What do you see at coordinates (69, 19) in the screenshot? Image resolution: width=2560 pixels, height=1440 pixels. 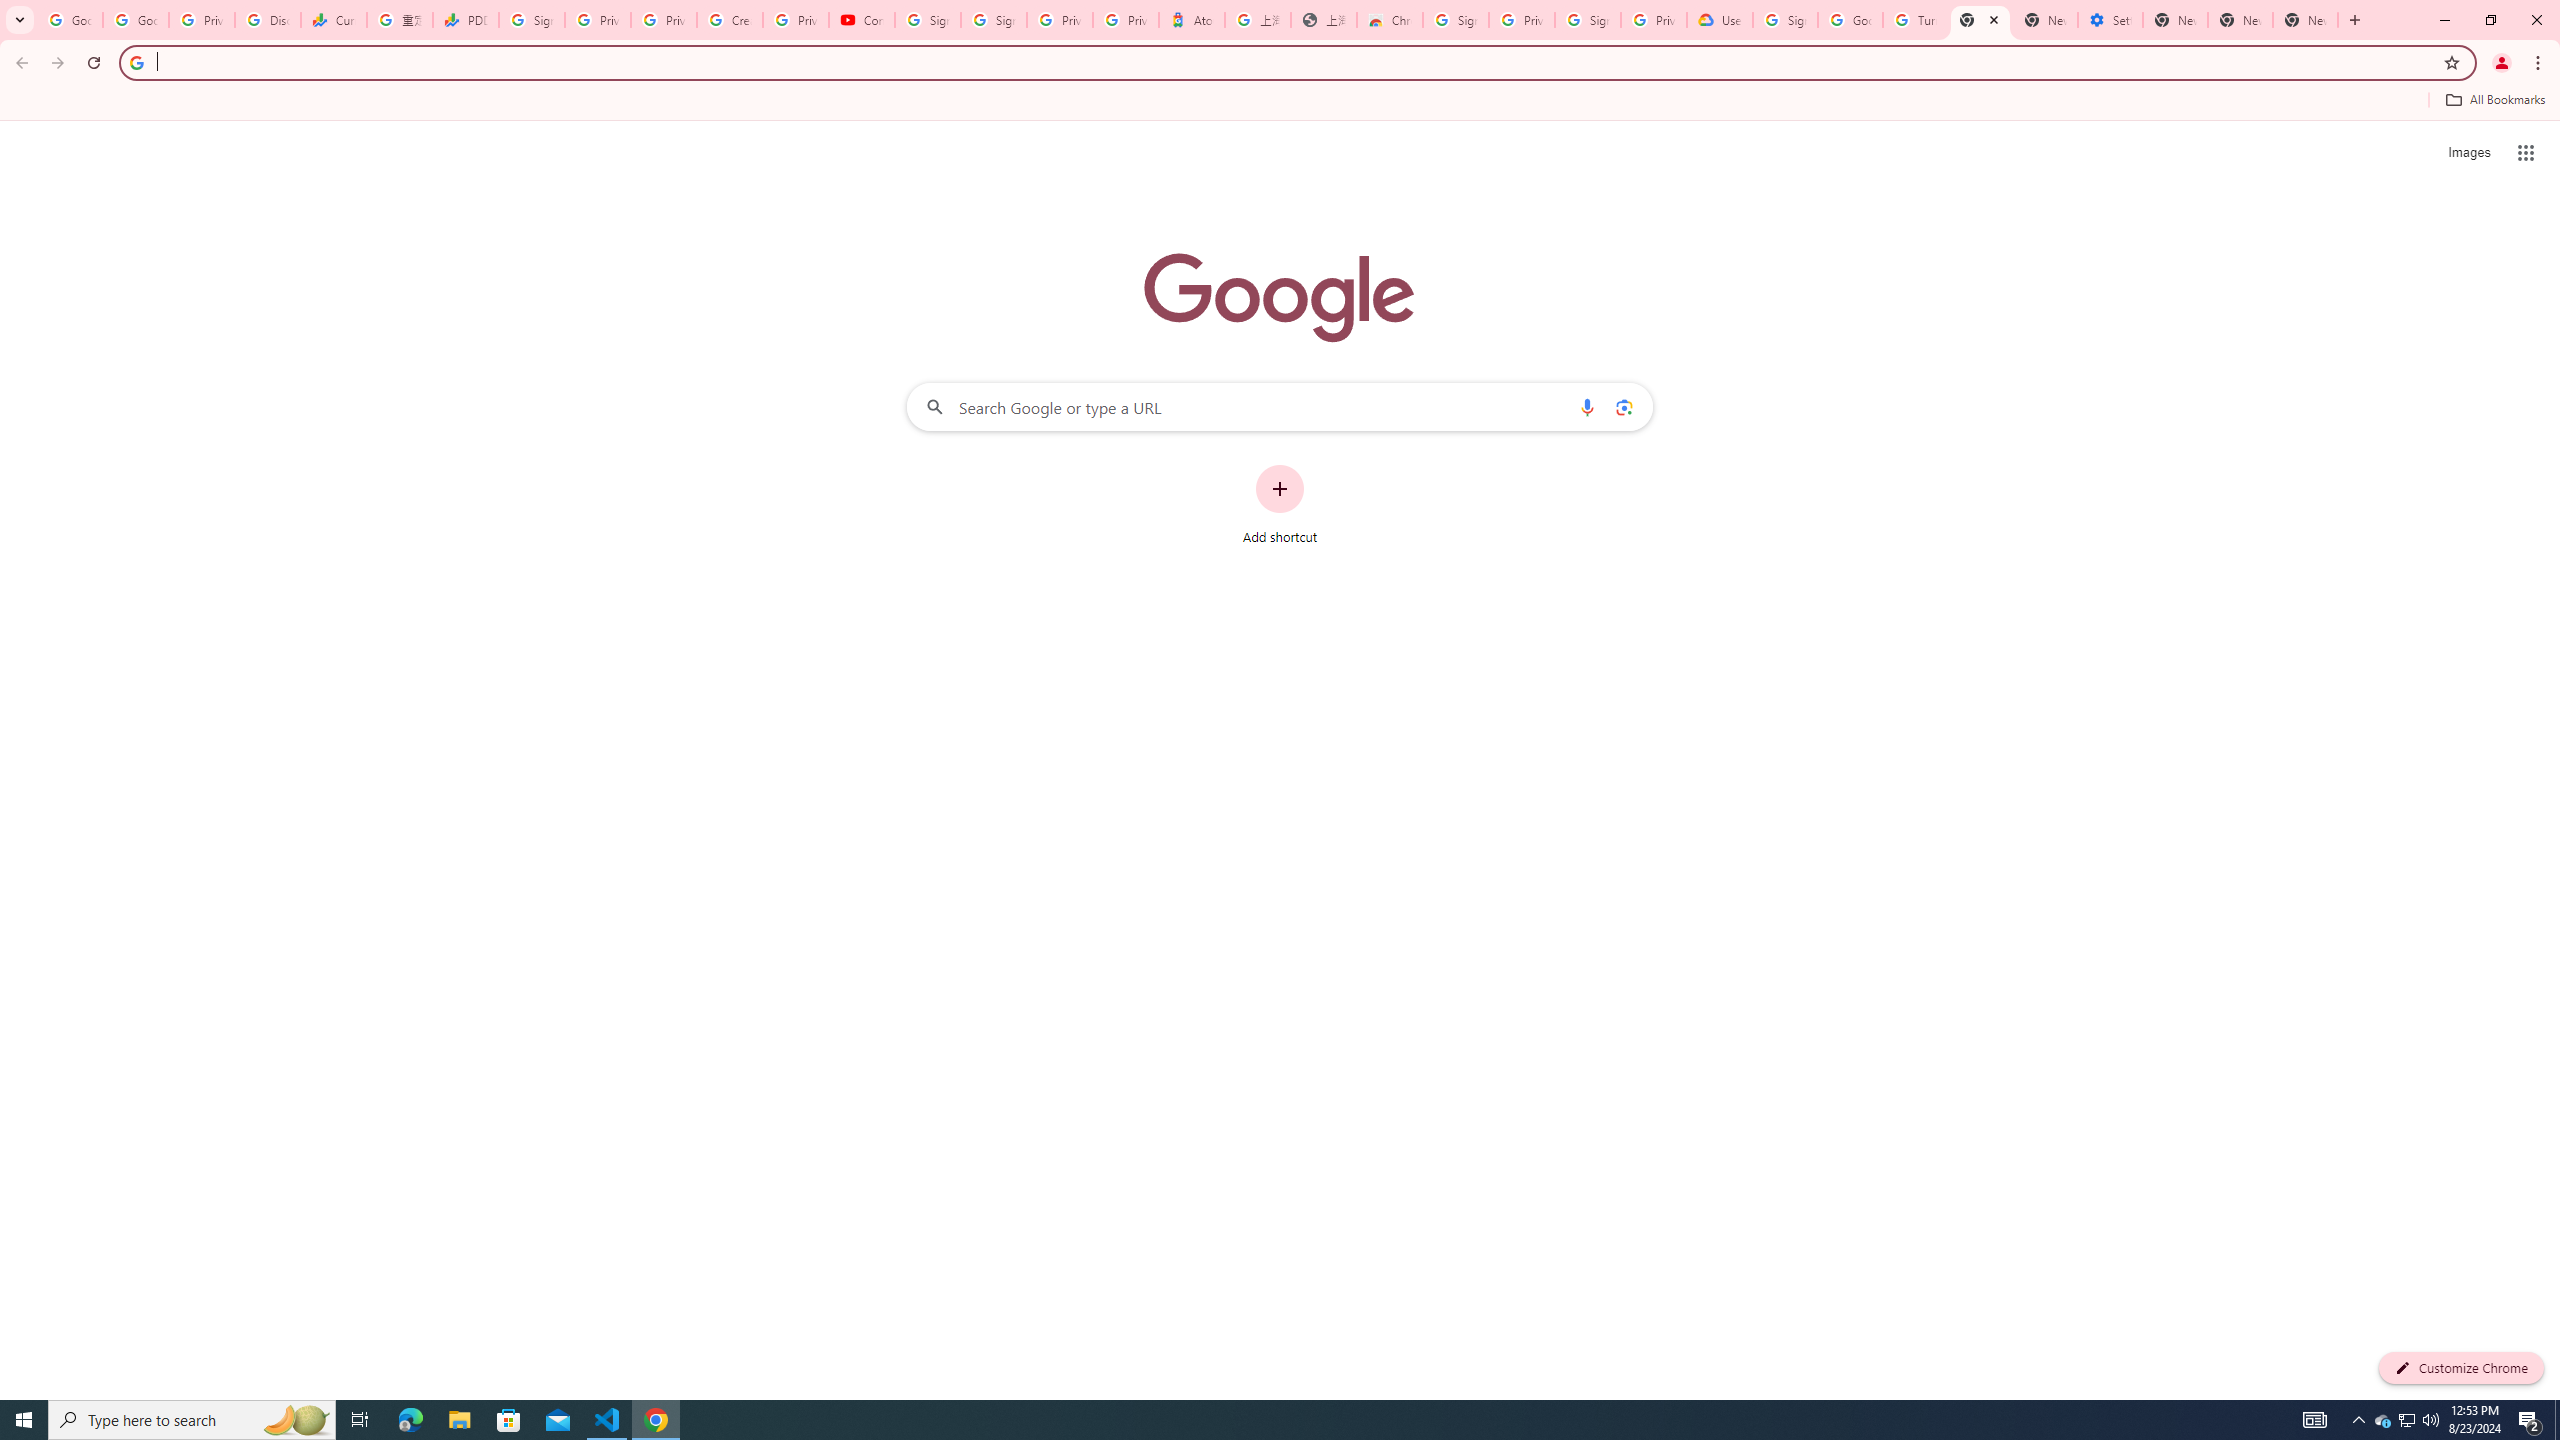 I see `'Google Workspace Admin Community'` at bounding box center [69, 19].